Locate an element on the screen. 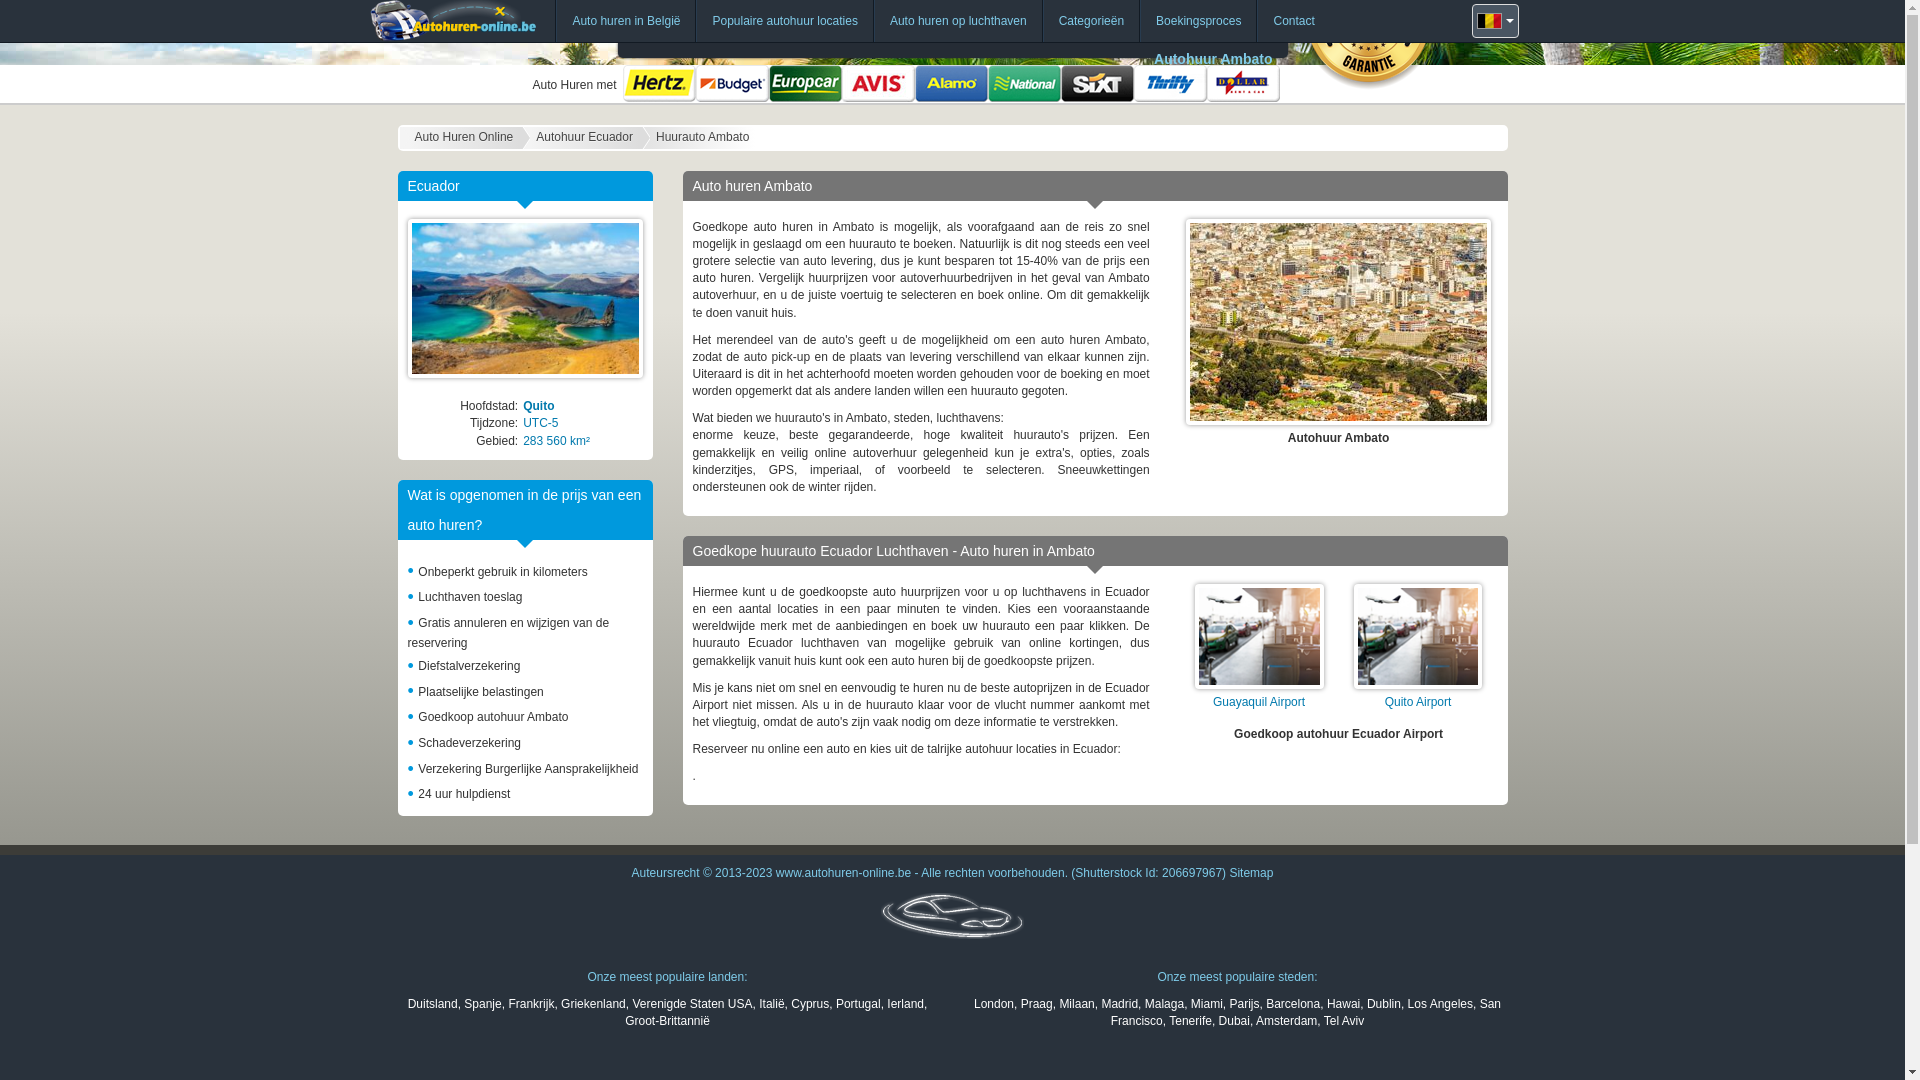 This screenshot has height=1080, width=1920. 'Quito Airport' is located at coordinates (1417, 701).